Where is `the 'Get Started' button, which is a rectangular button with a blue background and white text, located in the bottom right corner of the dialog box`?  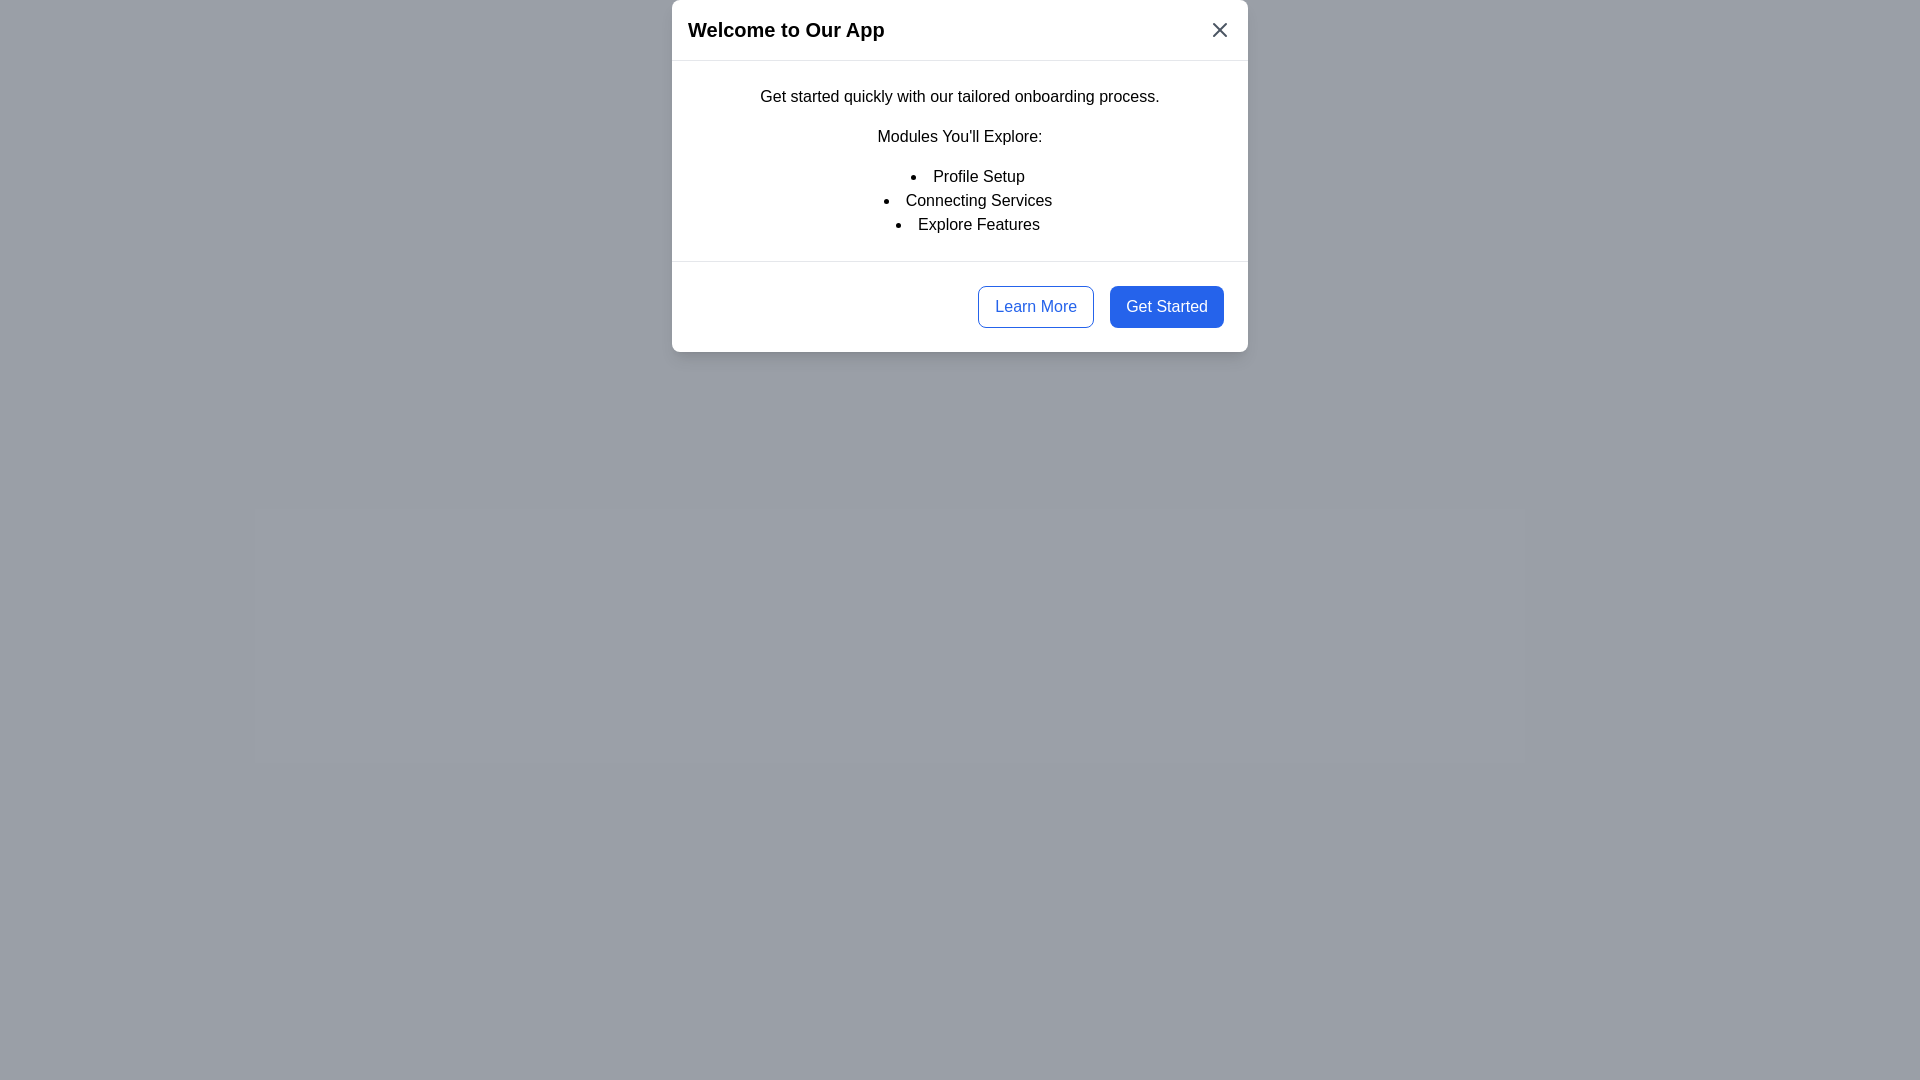
the 'Get Started' button, which is a rectangular button with a blue background and white text, located in the bottom right corner of the dialog box is located at coordinates (1167, 307).